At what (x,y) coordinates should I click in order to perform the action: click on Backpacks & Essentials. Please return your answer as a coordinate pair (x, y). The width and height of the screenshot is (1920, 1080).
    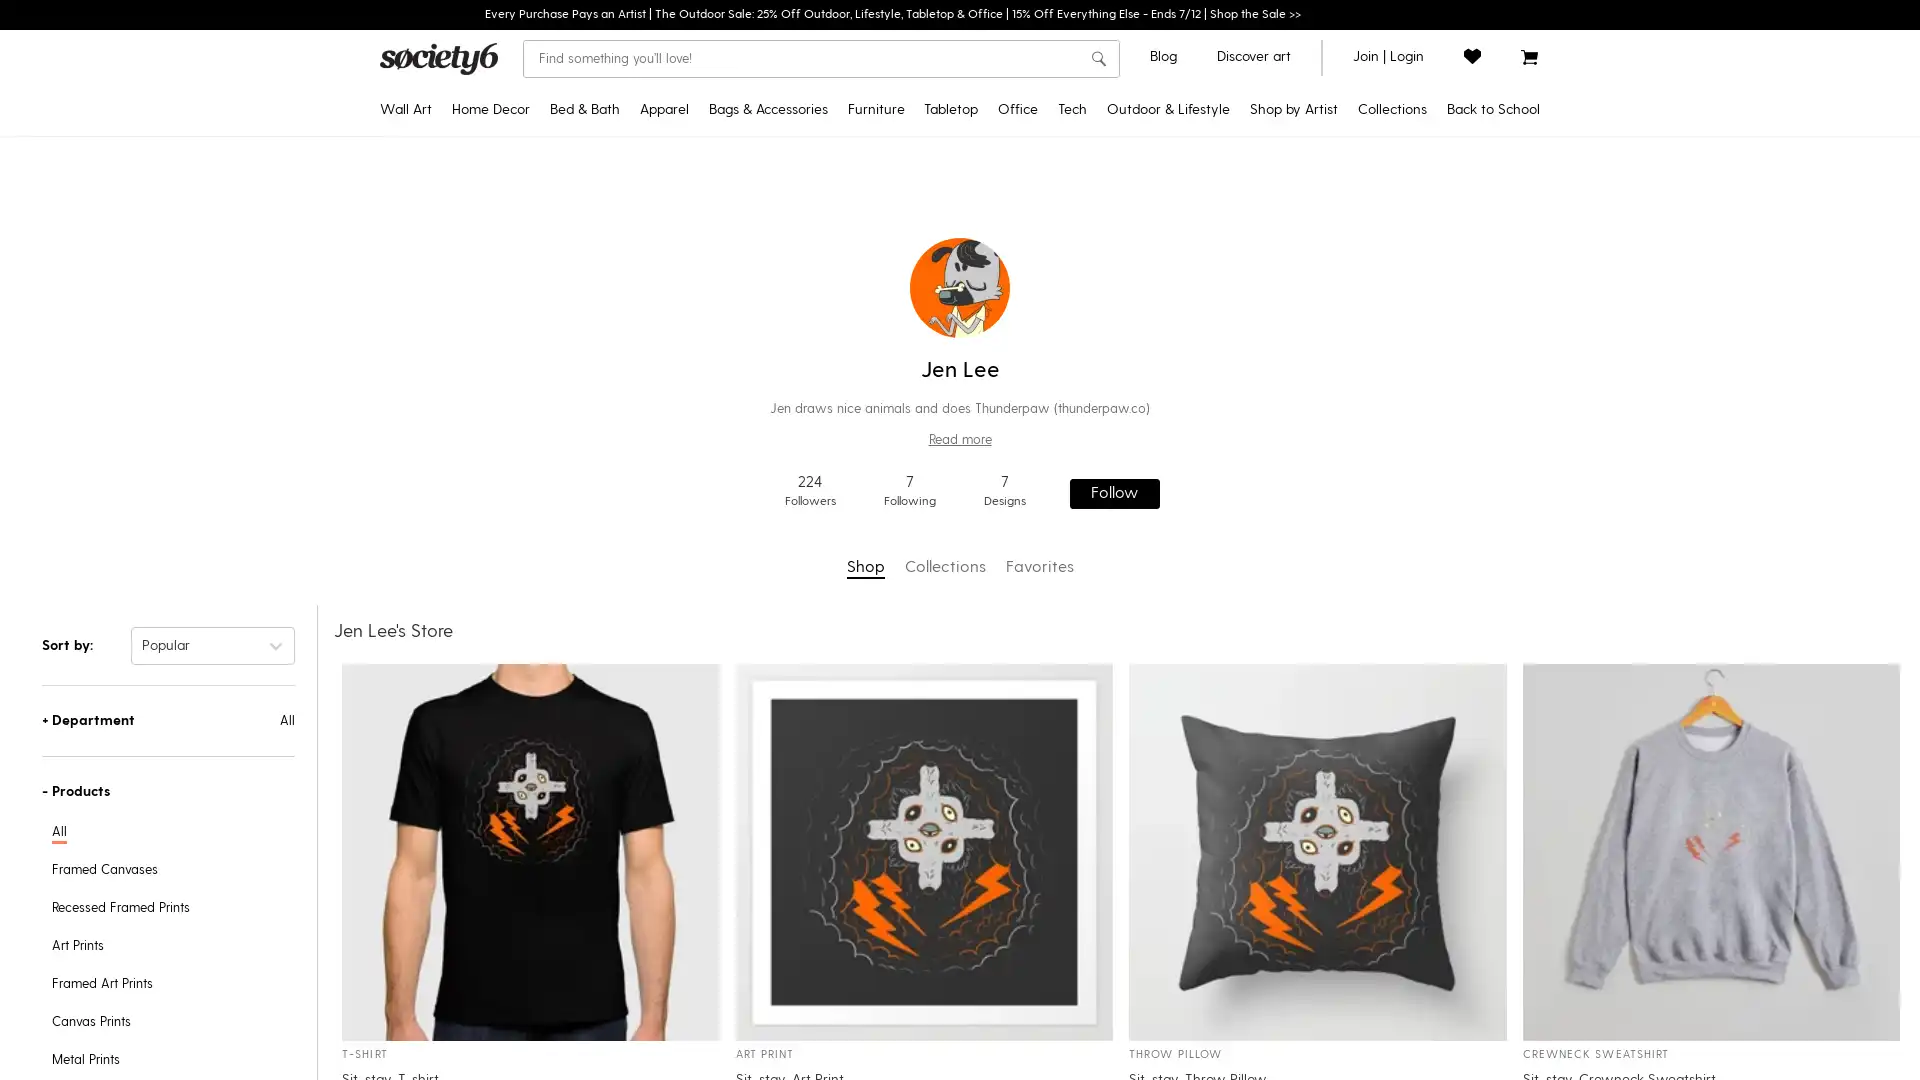
    Looking at the image, I should click on (1438, 289).